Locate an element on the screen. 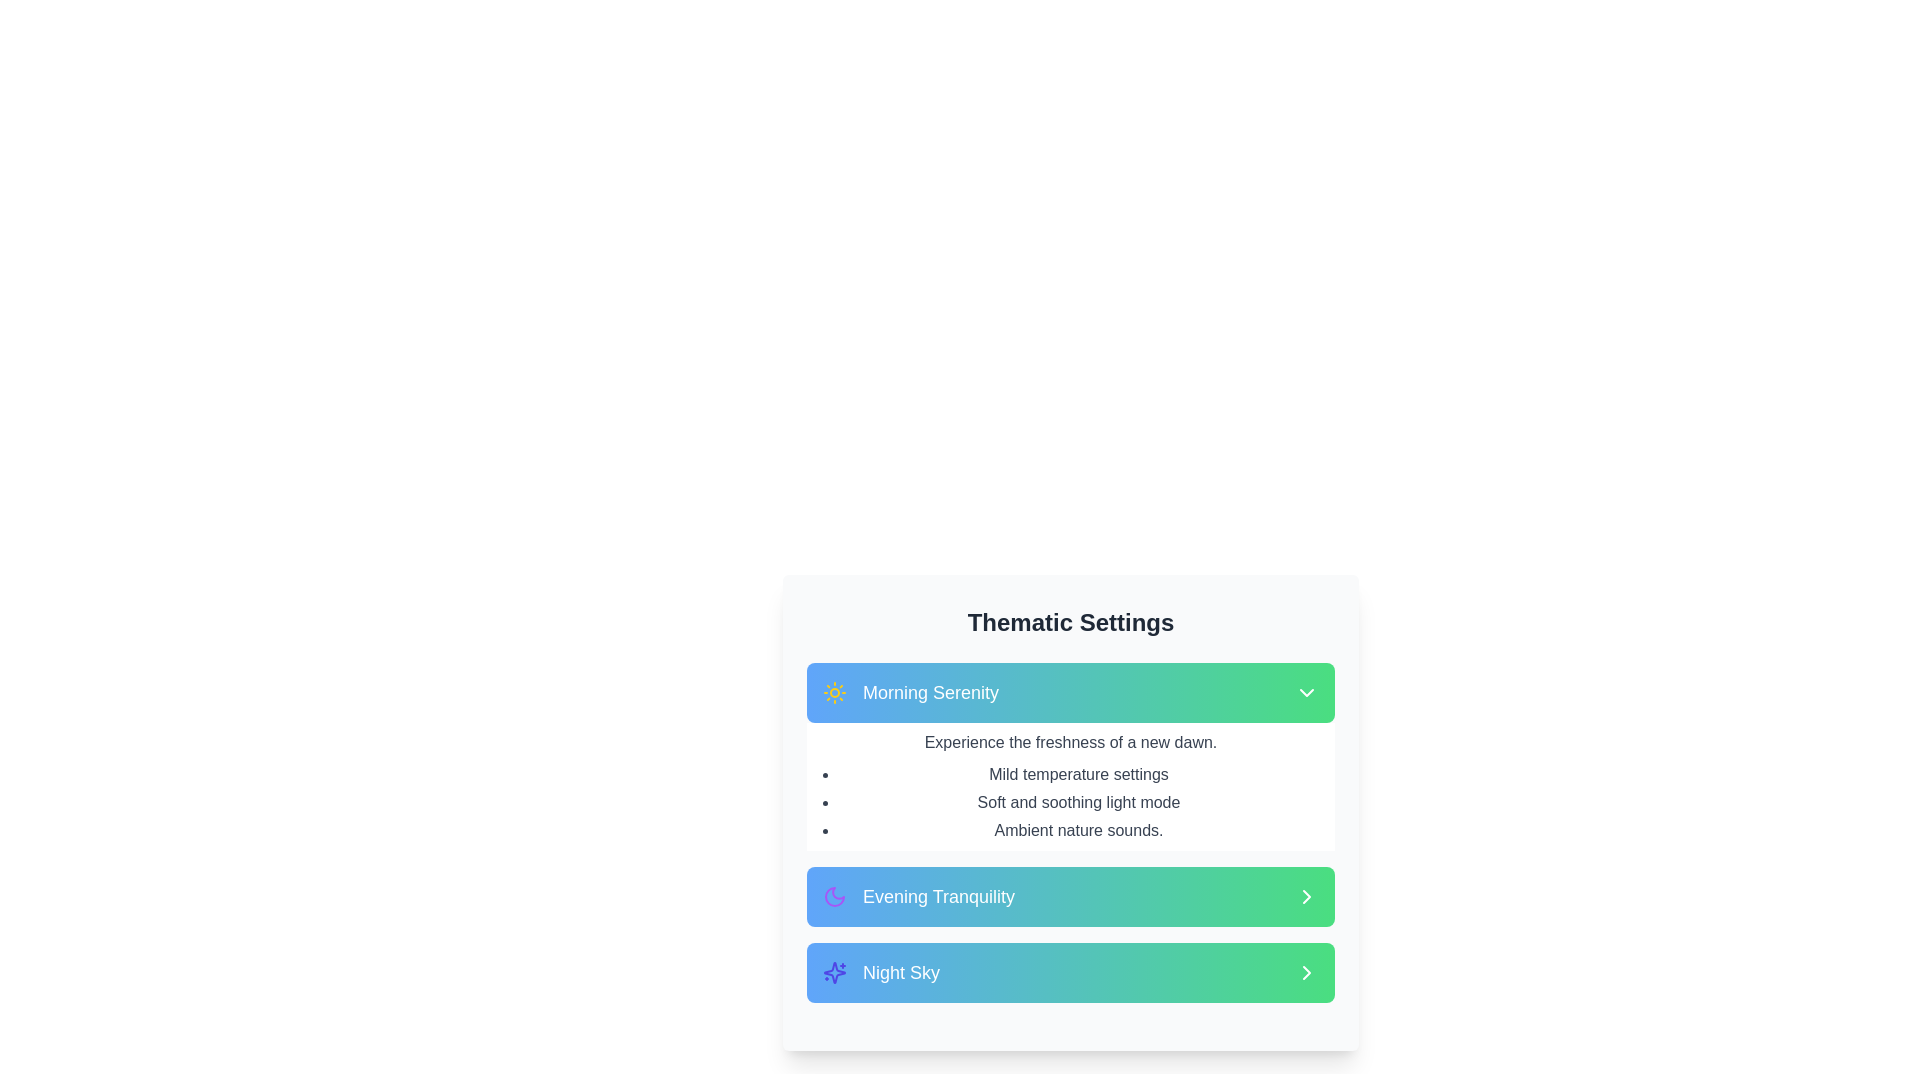 The width and height of the screenshot is (1920, 1080). the text block containing bullet points with 'Mild temperature settings', 'Soft and soothing light mode', and 'Ambient nature sounds.' positioned under the heading 'Experience the freshness of a new dawn.' is located at coordinates (1078, 801).